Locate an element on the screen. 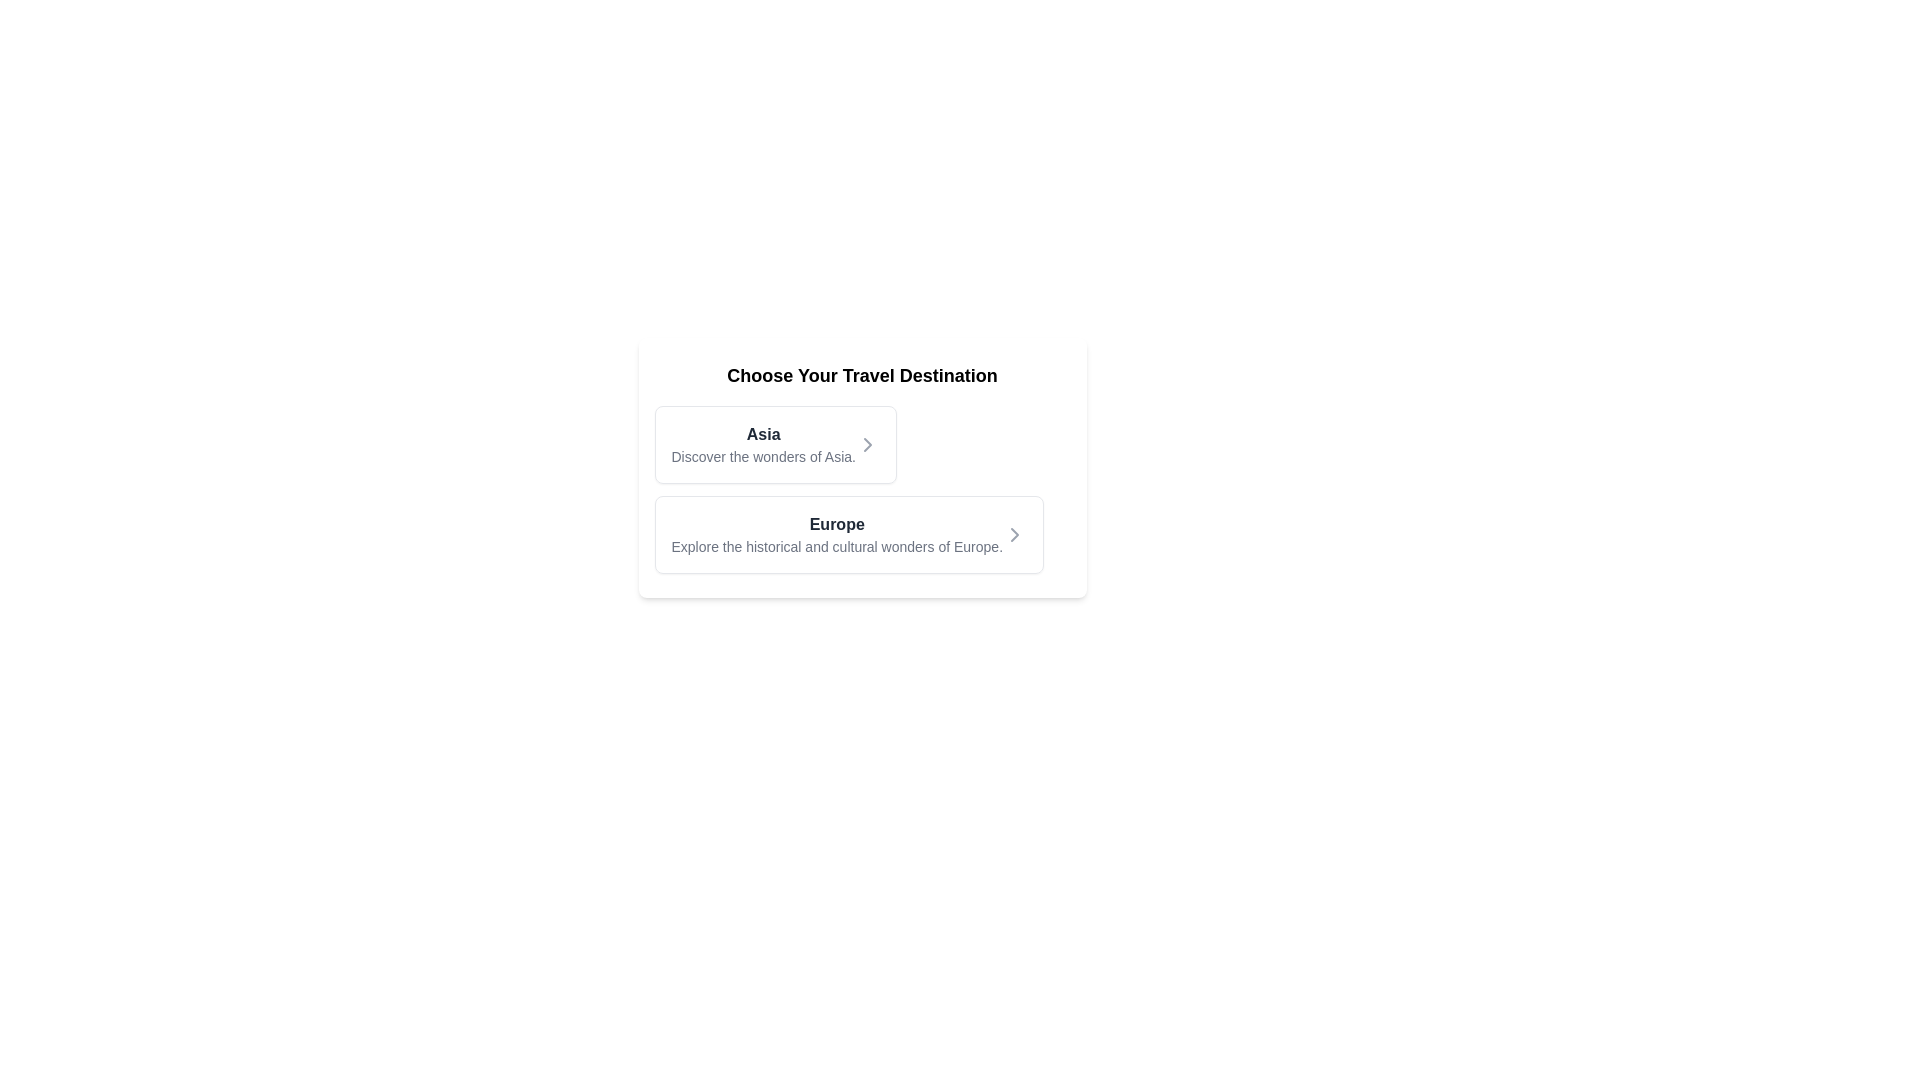  the 'Europe' label, which is the second option in the list of travel destinations under 'Choose Your Travel Destination' is located at coordinates (837, 534).